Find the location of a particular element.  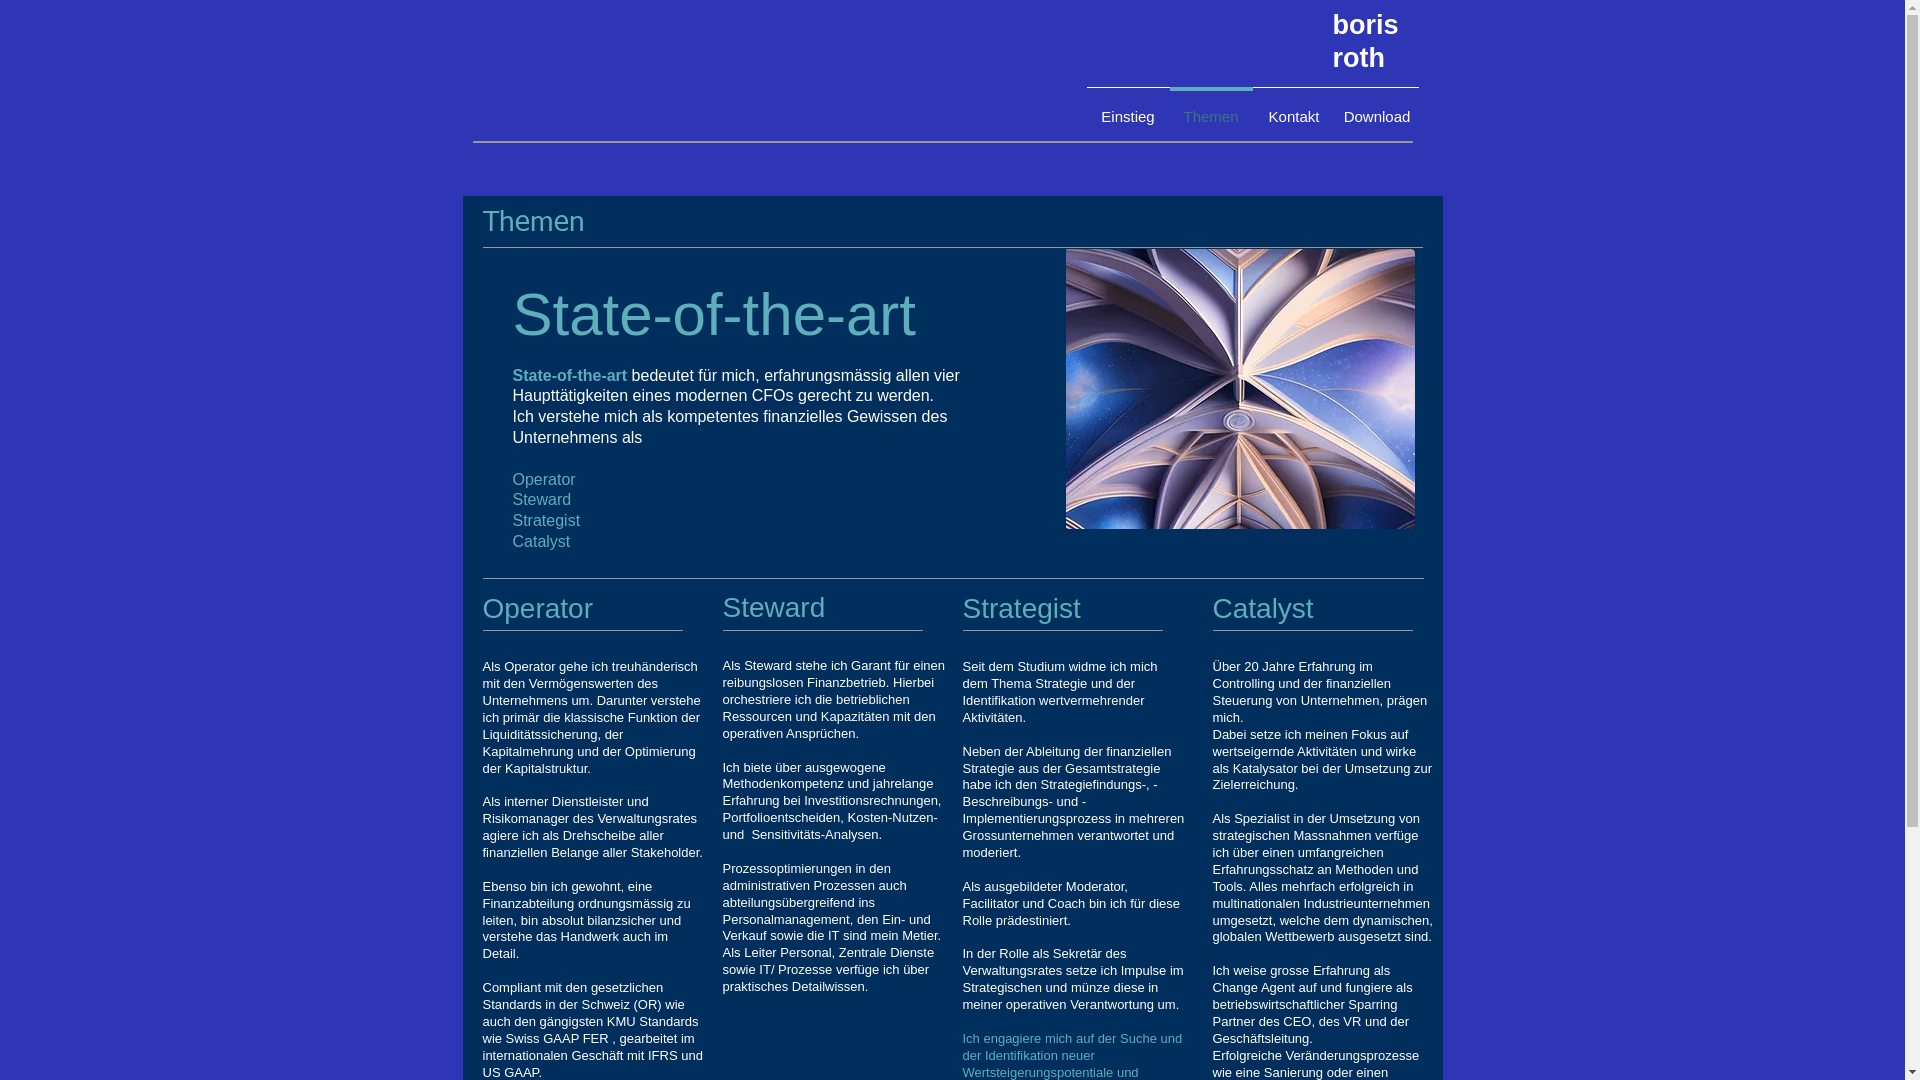

'Themen' is located at coordinates (532, 223).